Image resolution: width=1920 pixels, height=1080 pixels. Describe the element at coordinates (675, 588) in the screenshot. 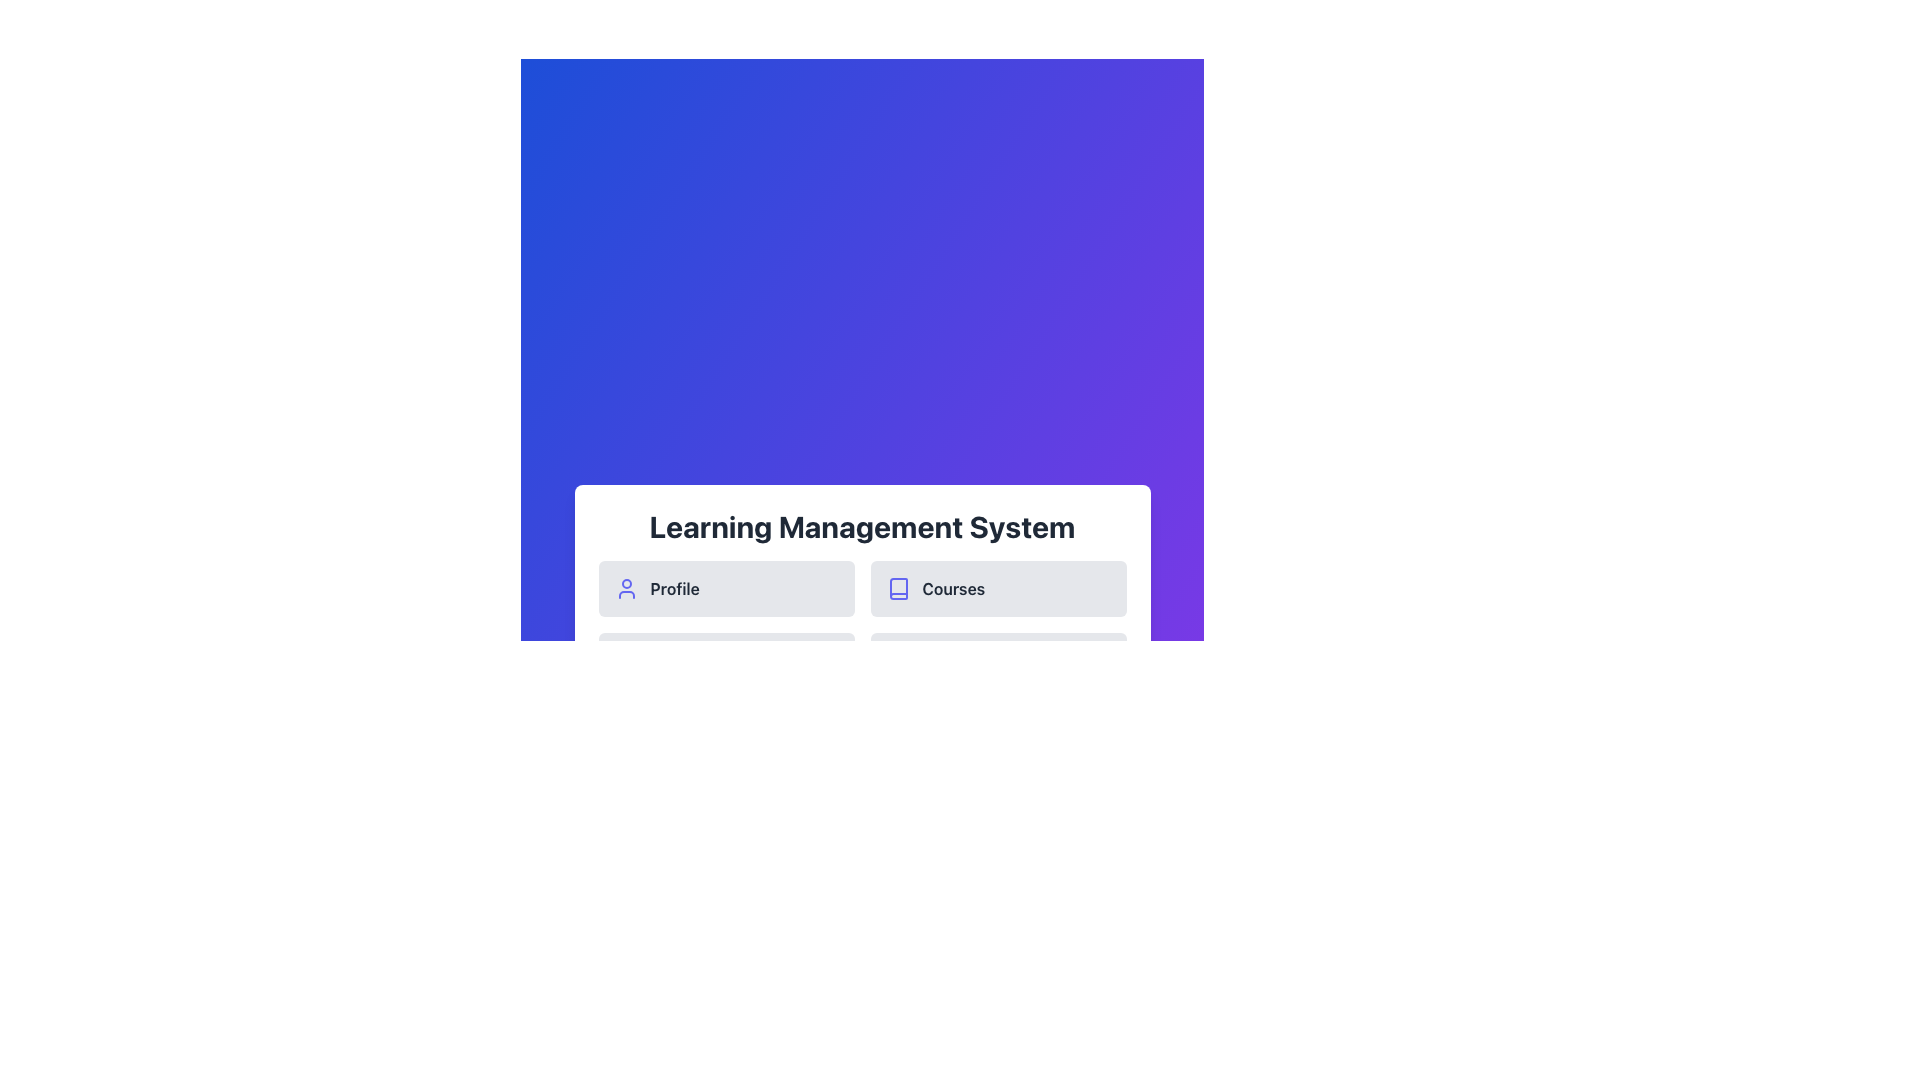

I see `text label displaying 'Profile' in bold dark gray color, located to the right of a user profile icon in an indigo color` at that location.